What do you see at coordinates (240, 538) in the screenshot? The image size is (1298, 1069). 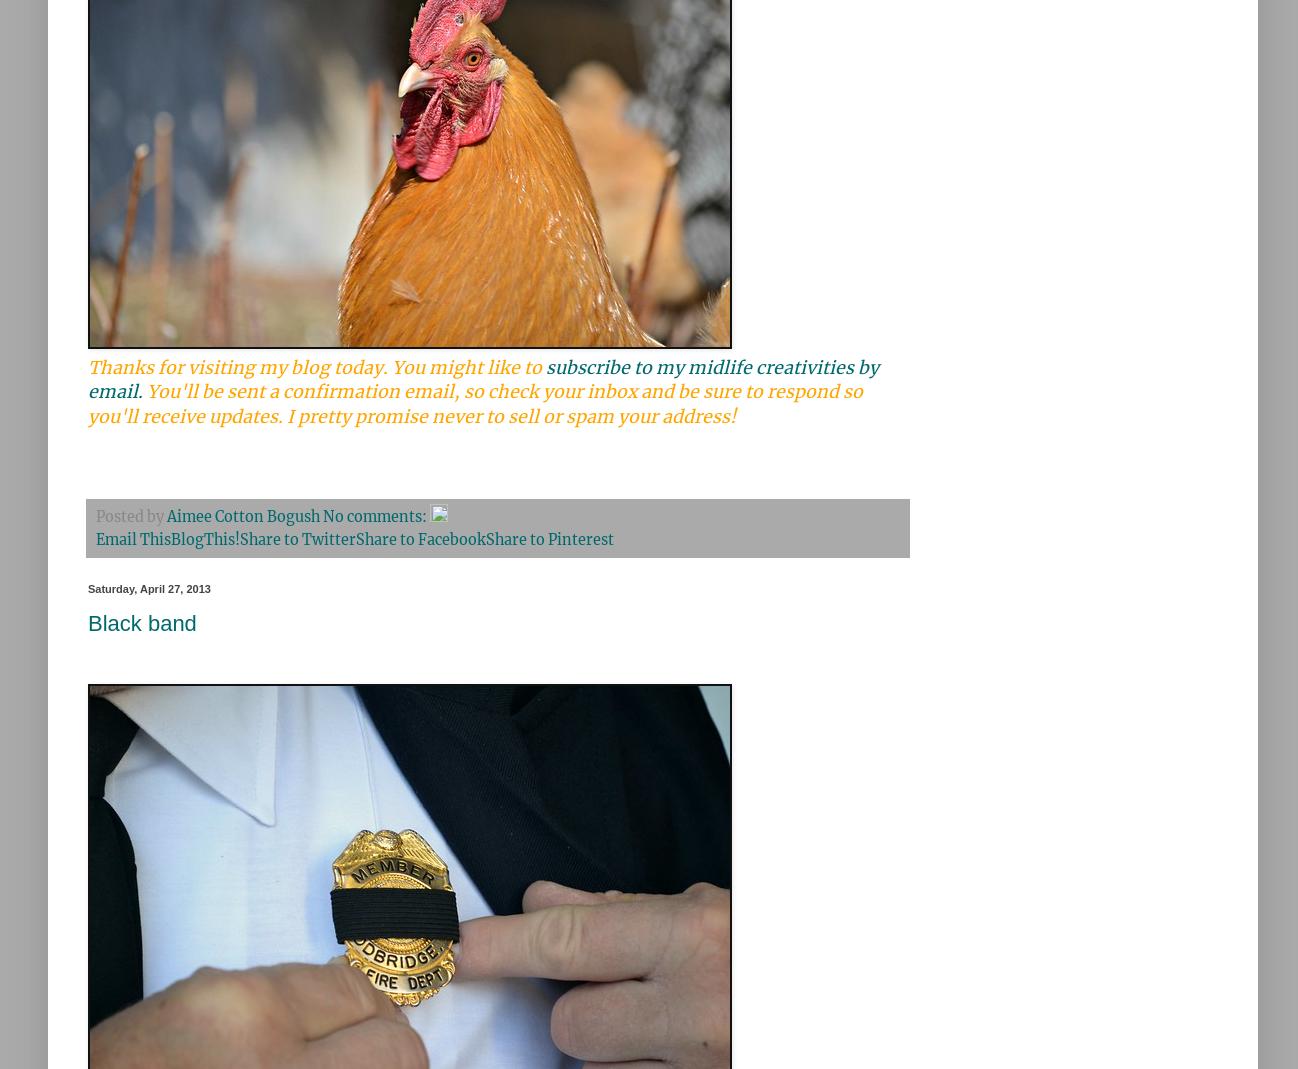 I see `'Share to Twitter'` at bounding box center [240, 538].